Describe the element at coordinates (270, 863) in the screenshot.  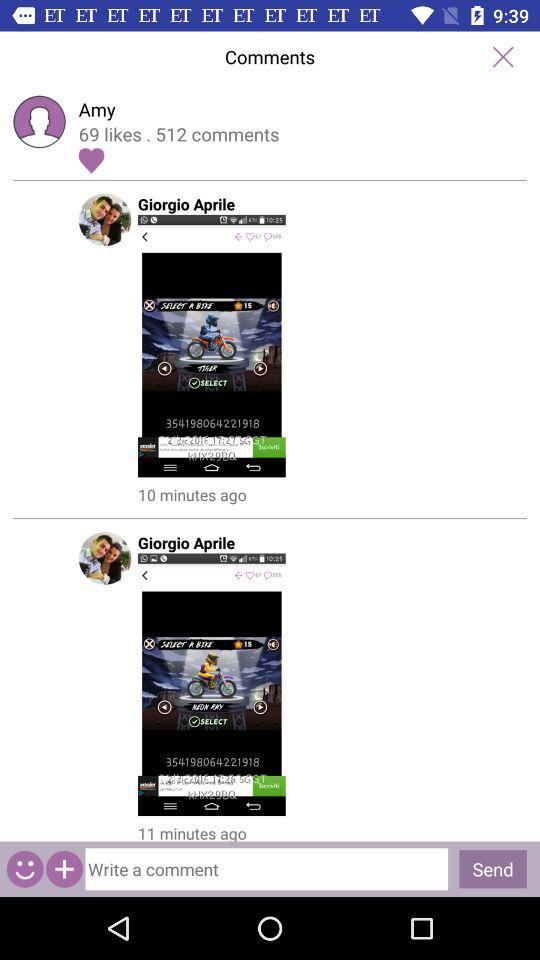
I see `insert a comment` at that location.